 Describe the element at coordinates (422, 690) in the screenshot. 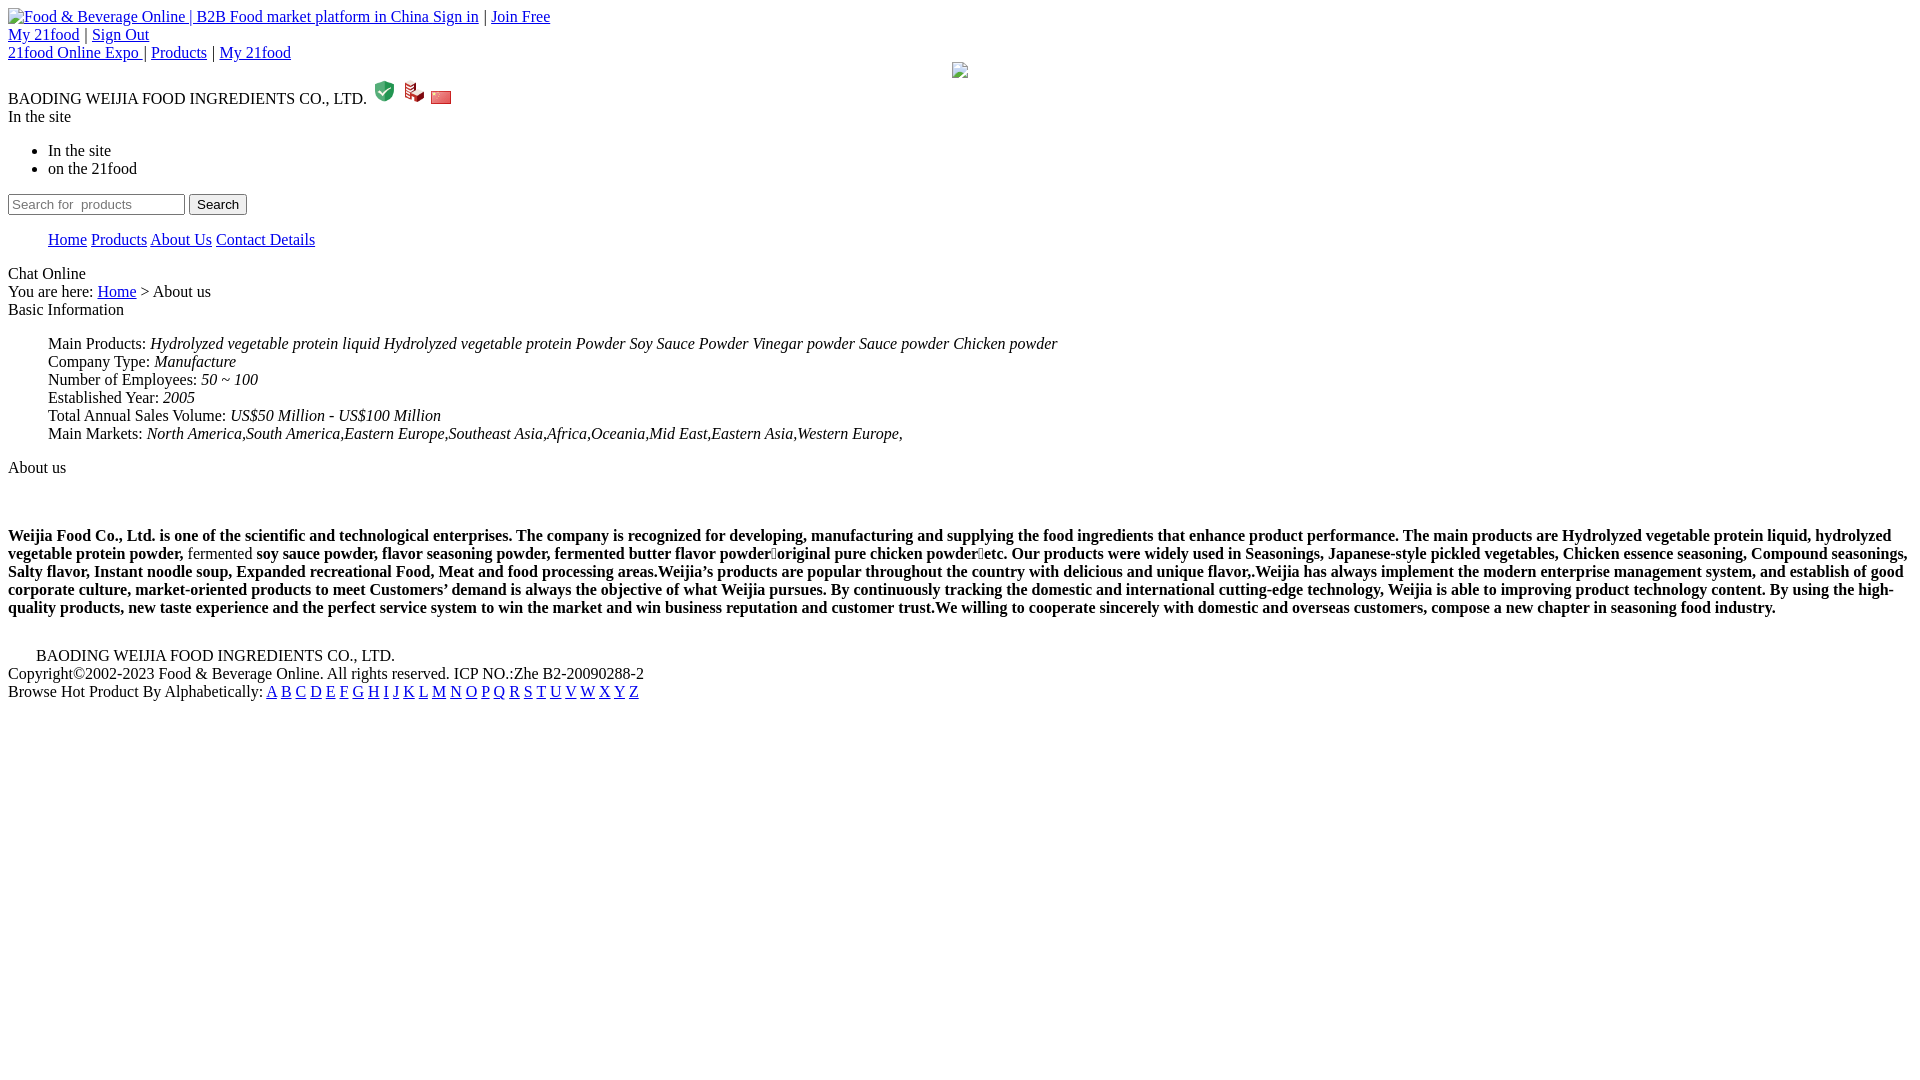

I see `'L'` at that location.